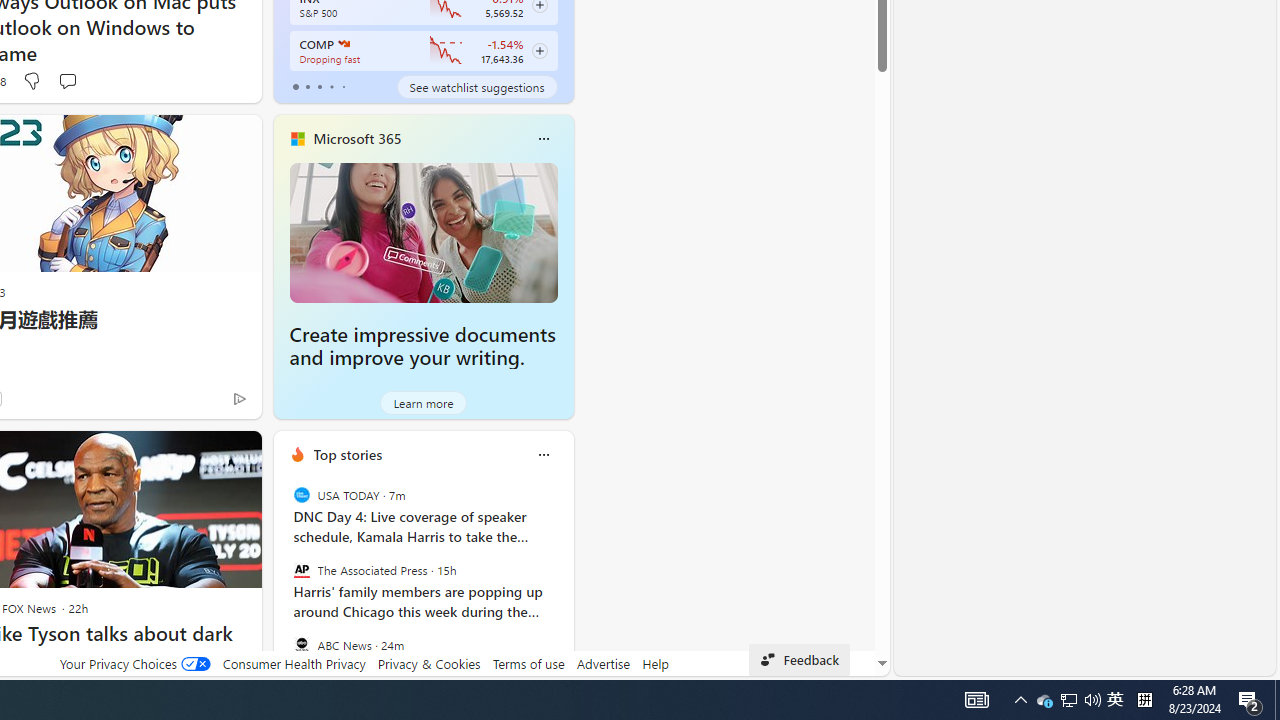 Image resolution: width=1280 pixels, height=720 pixels. Describe the element at coordinates (422, 402) in the screenshot. I see `'Learn more'` at that location.